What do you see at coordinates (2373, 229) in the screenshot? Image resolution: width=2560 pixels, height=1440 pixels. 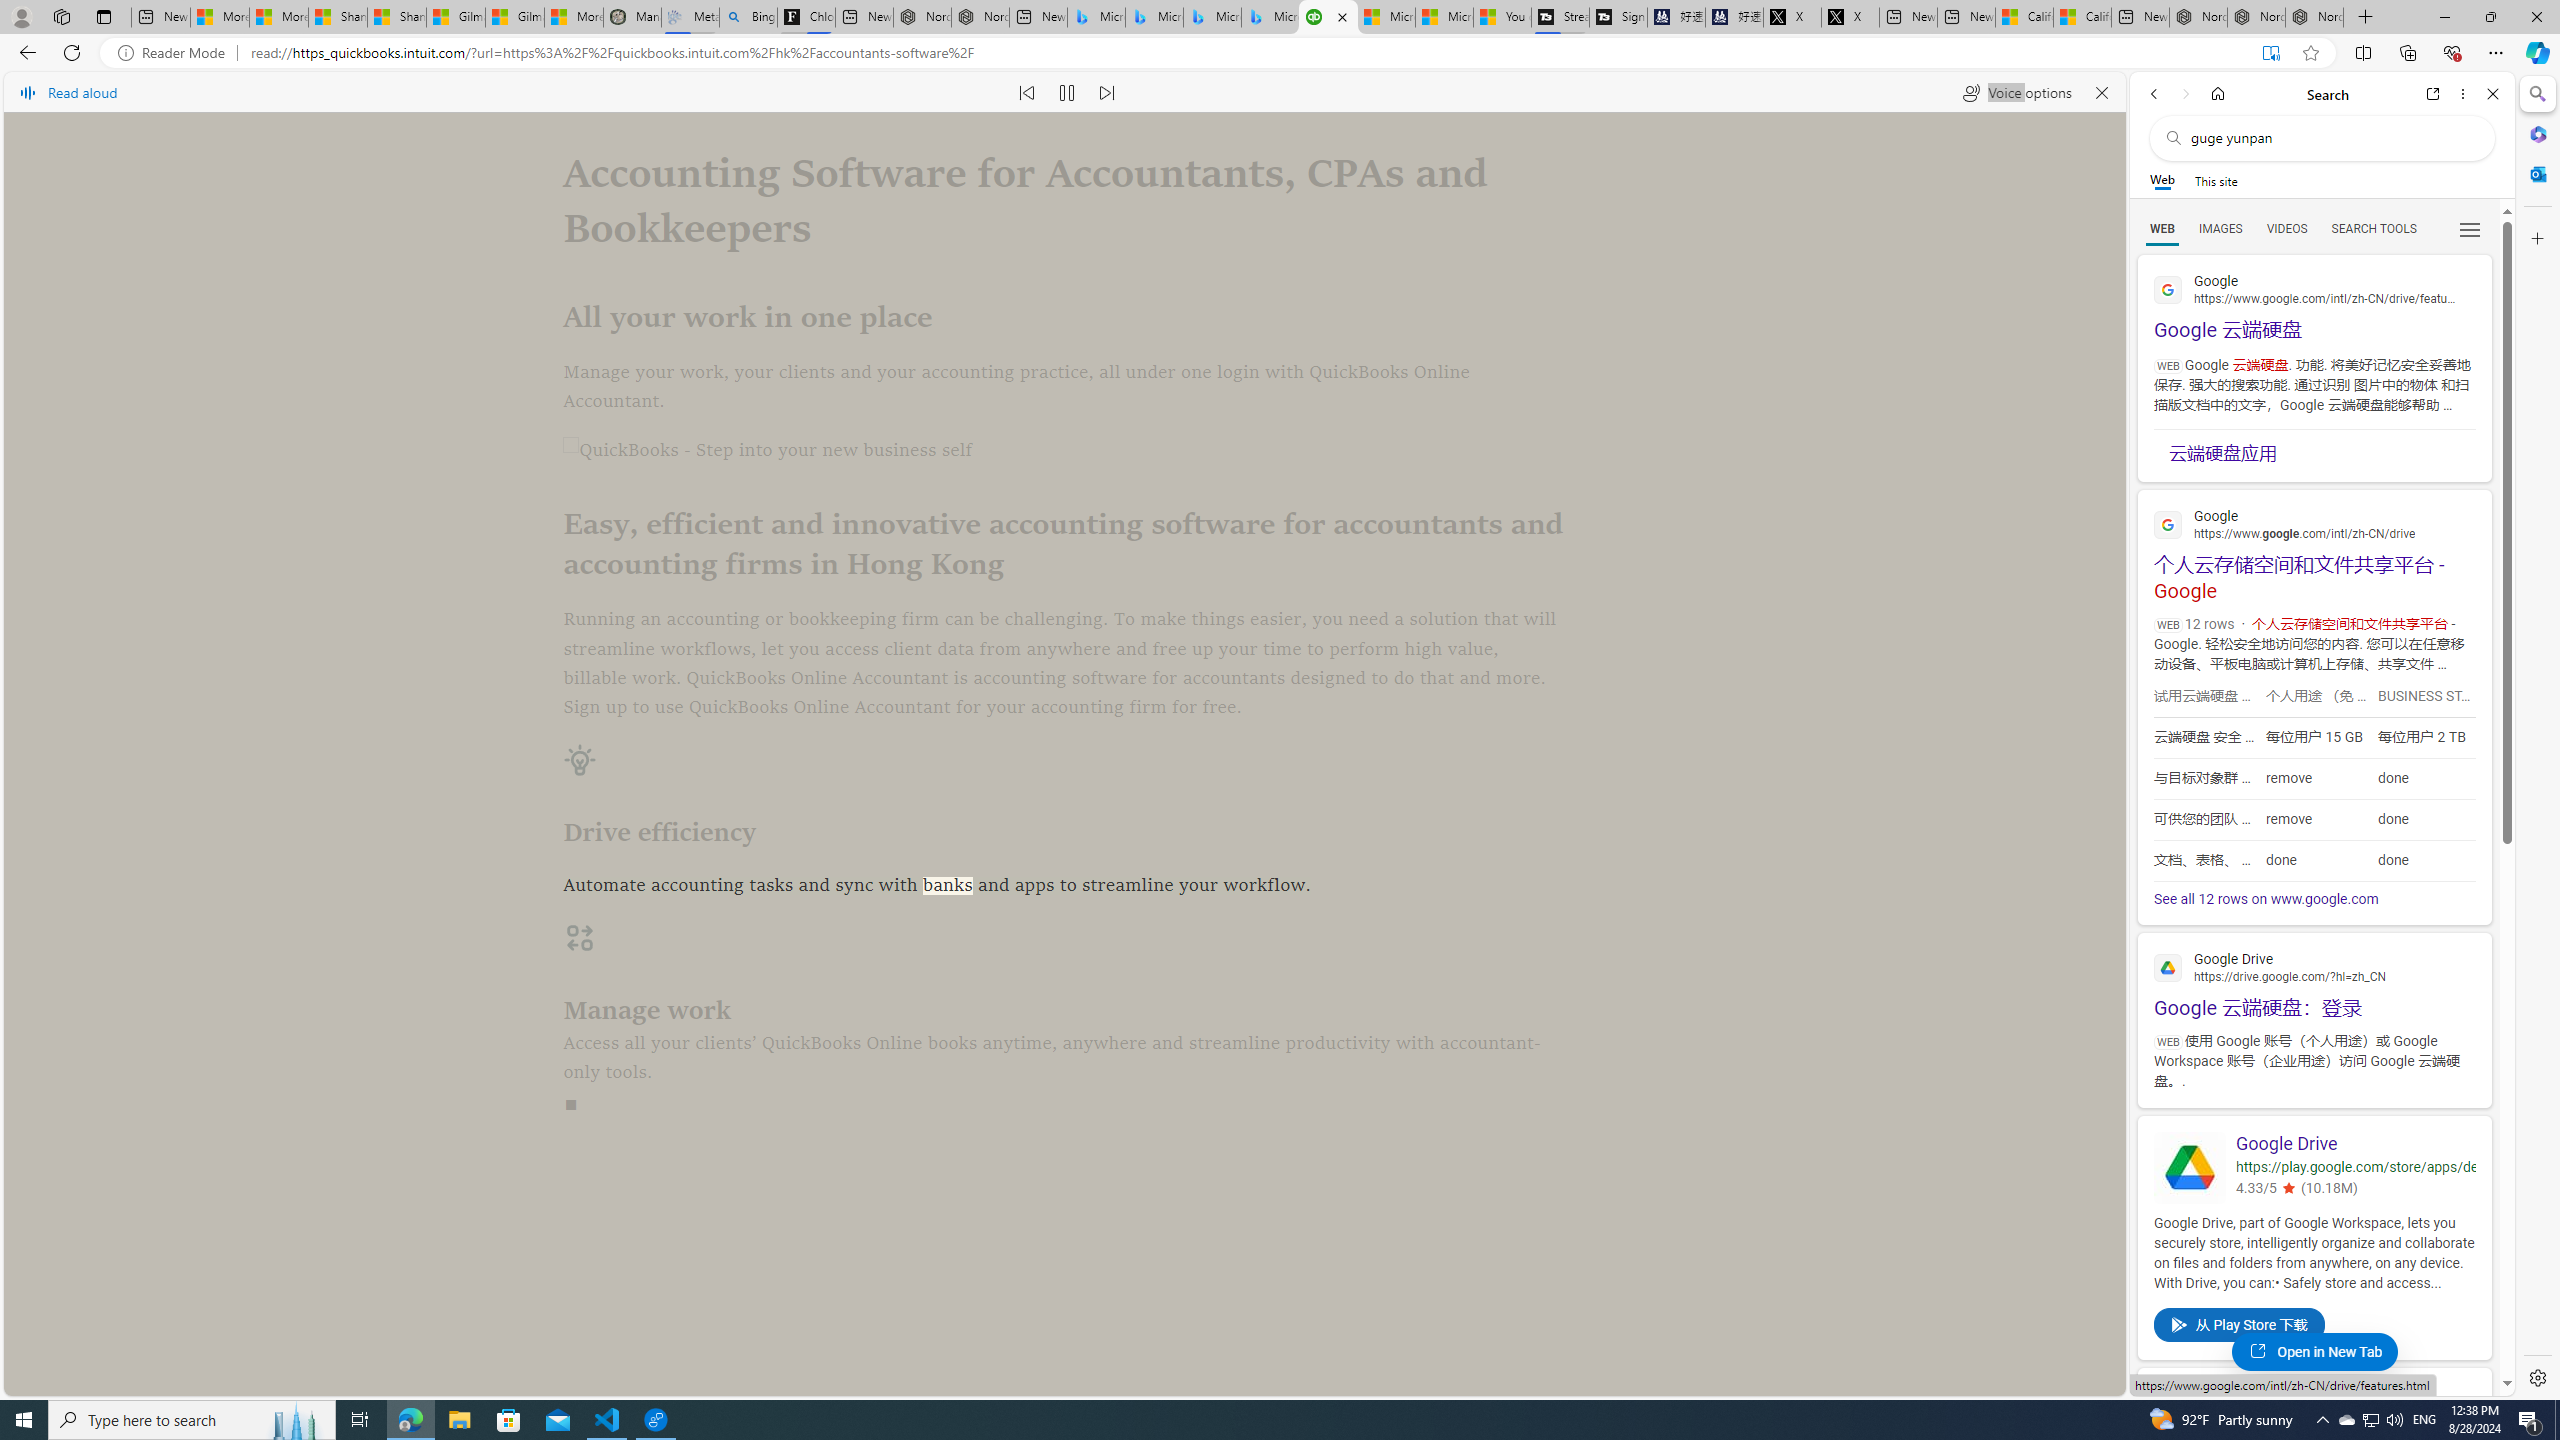 I see `'SEARCH TOOLS'` at bounding box center [2373, 229].